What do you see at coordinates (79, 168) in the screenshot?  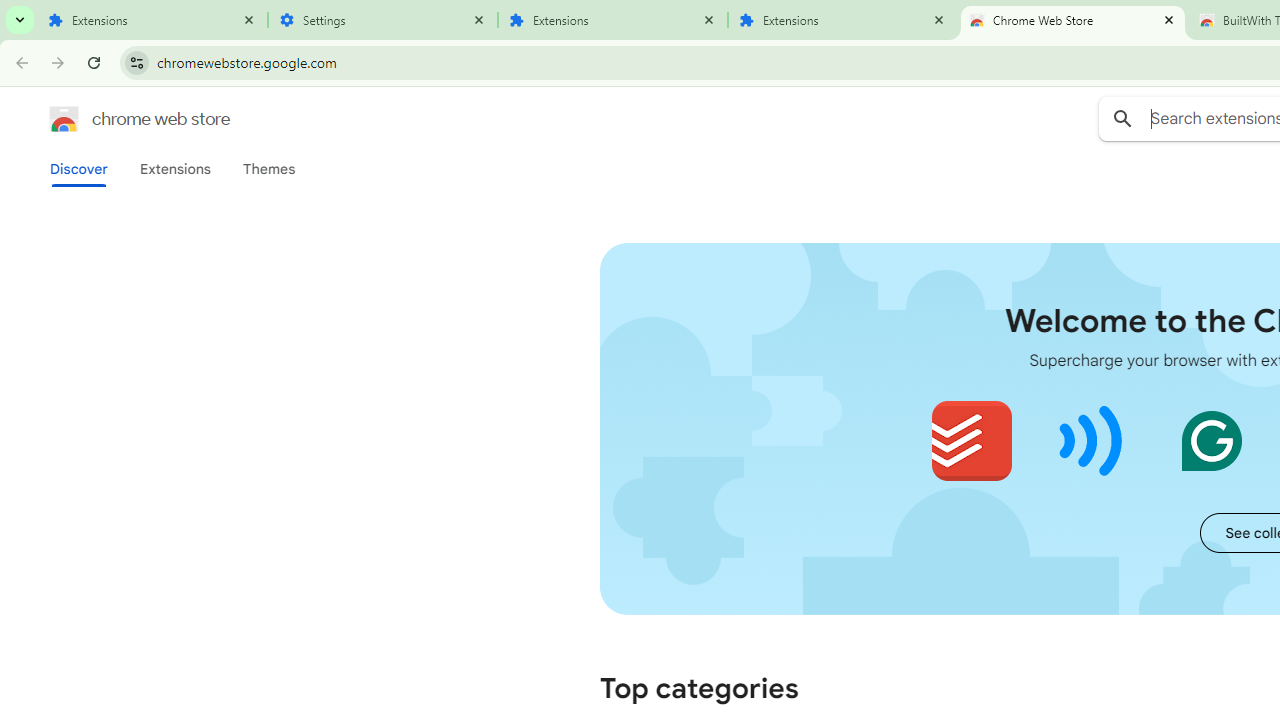 I see `'Discover'` at bounding box center [79, 168].